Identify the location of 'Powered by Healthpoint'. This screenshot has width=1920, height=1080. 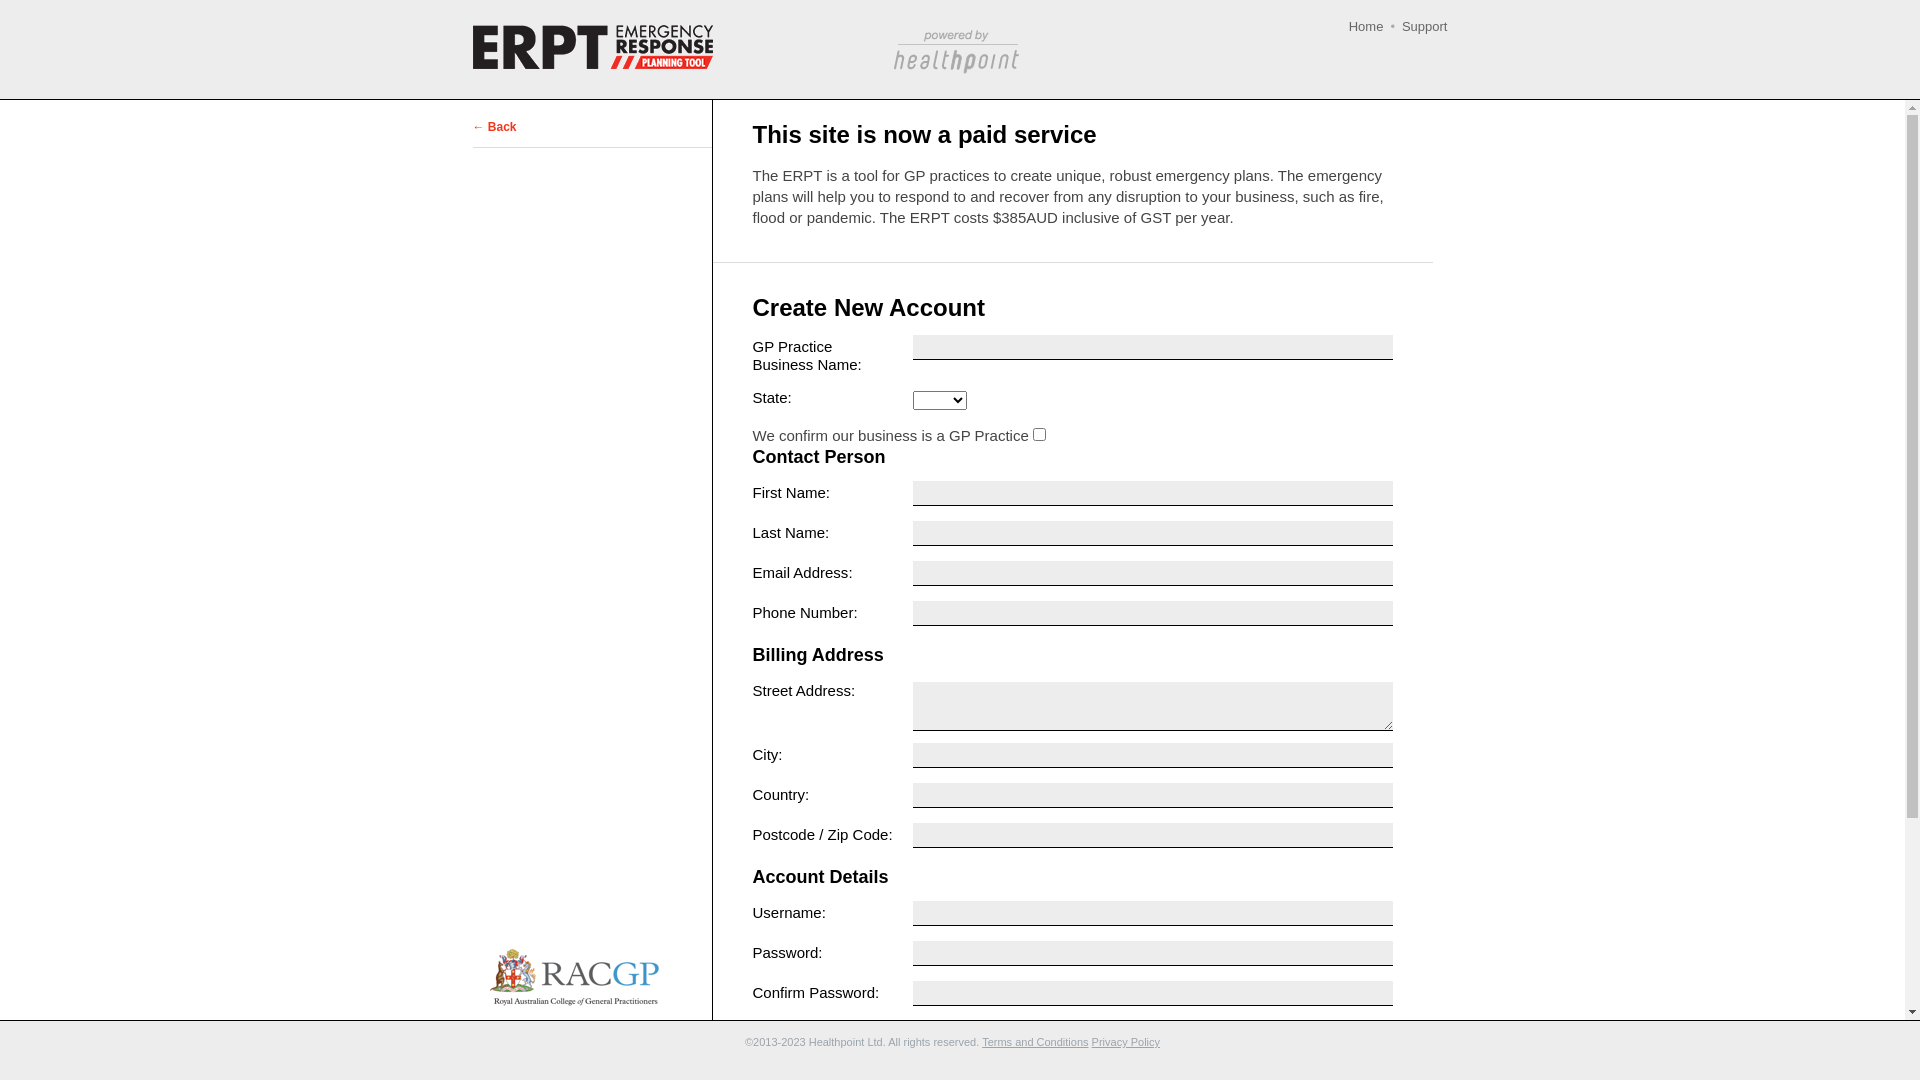
(954, 50).